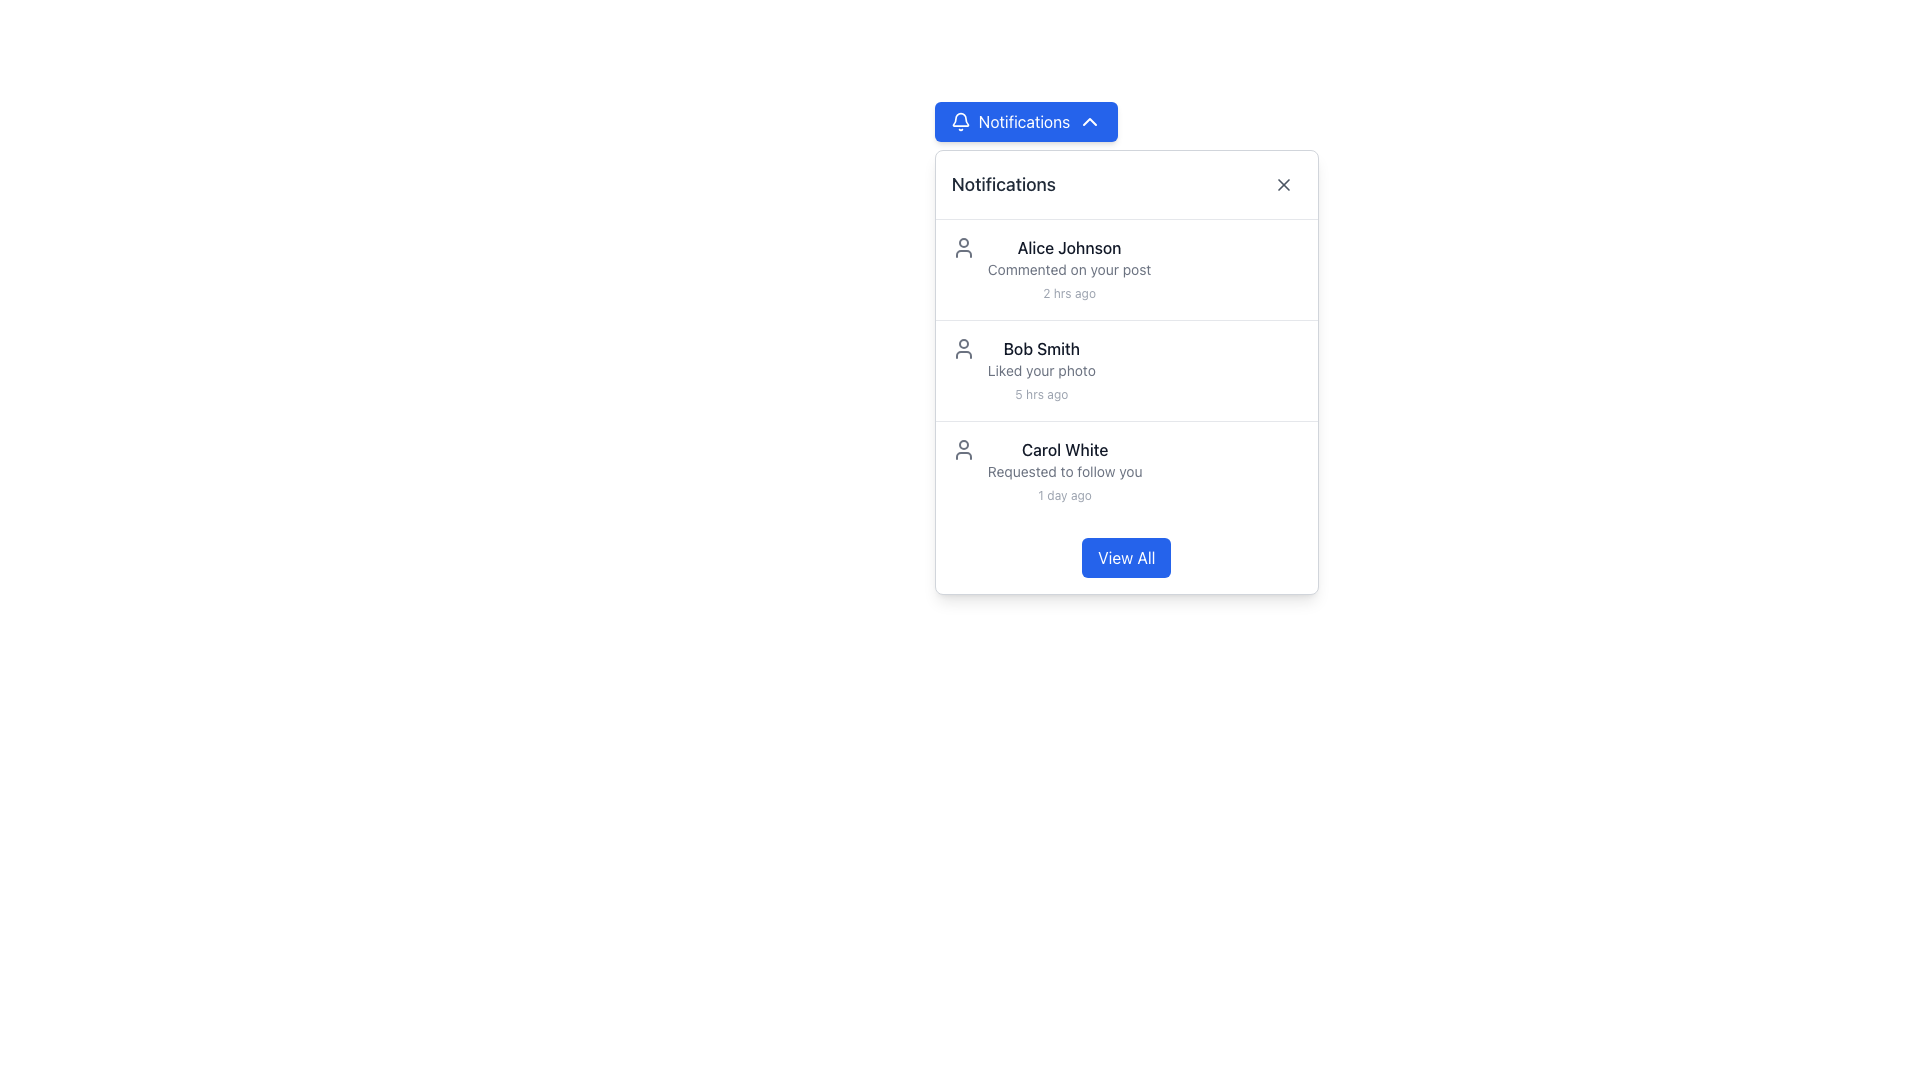 This screenshot has height=1080, width=1920. What do you see at coordinates (1026, 122) in the screenshot?
I see `the button designed for toggling the notifications dropdown menu located at the top-right corner of the notification interface` at bounding box center [1026, 122].